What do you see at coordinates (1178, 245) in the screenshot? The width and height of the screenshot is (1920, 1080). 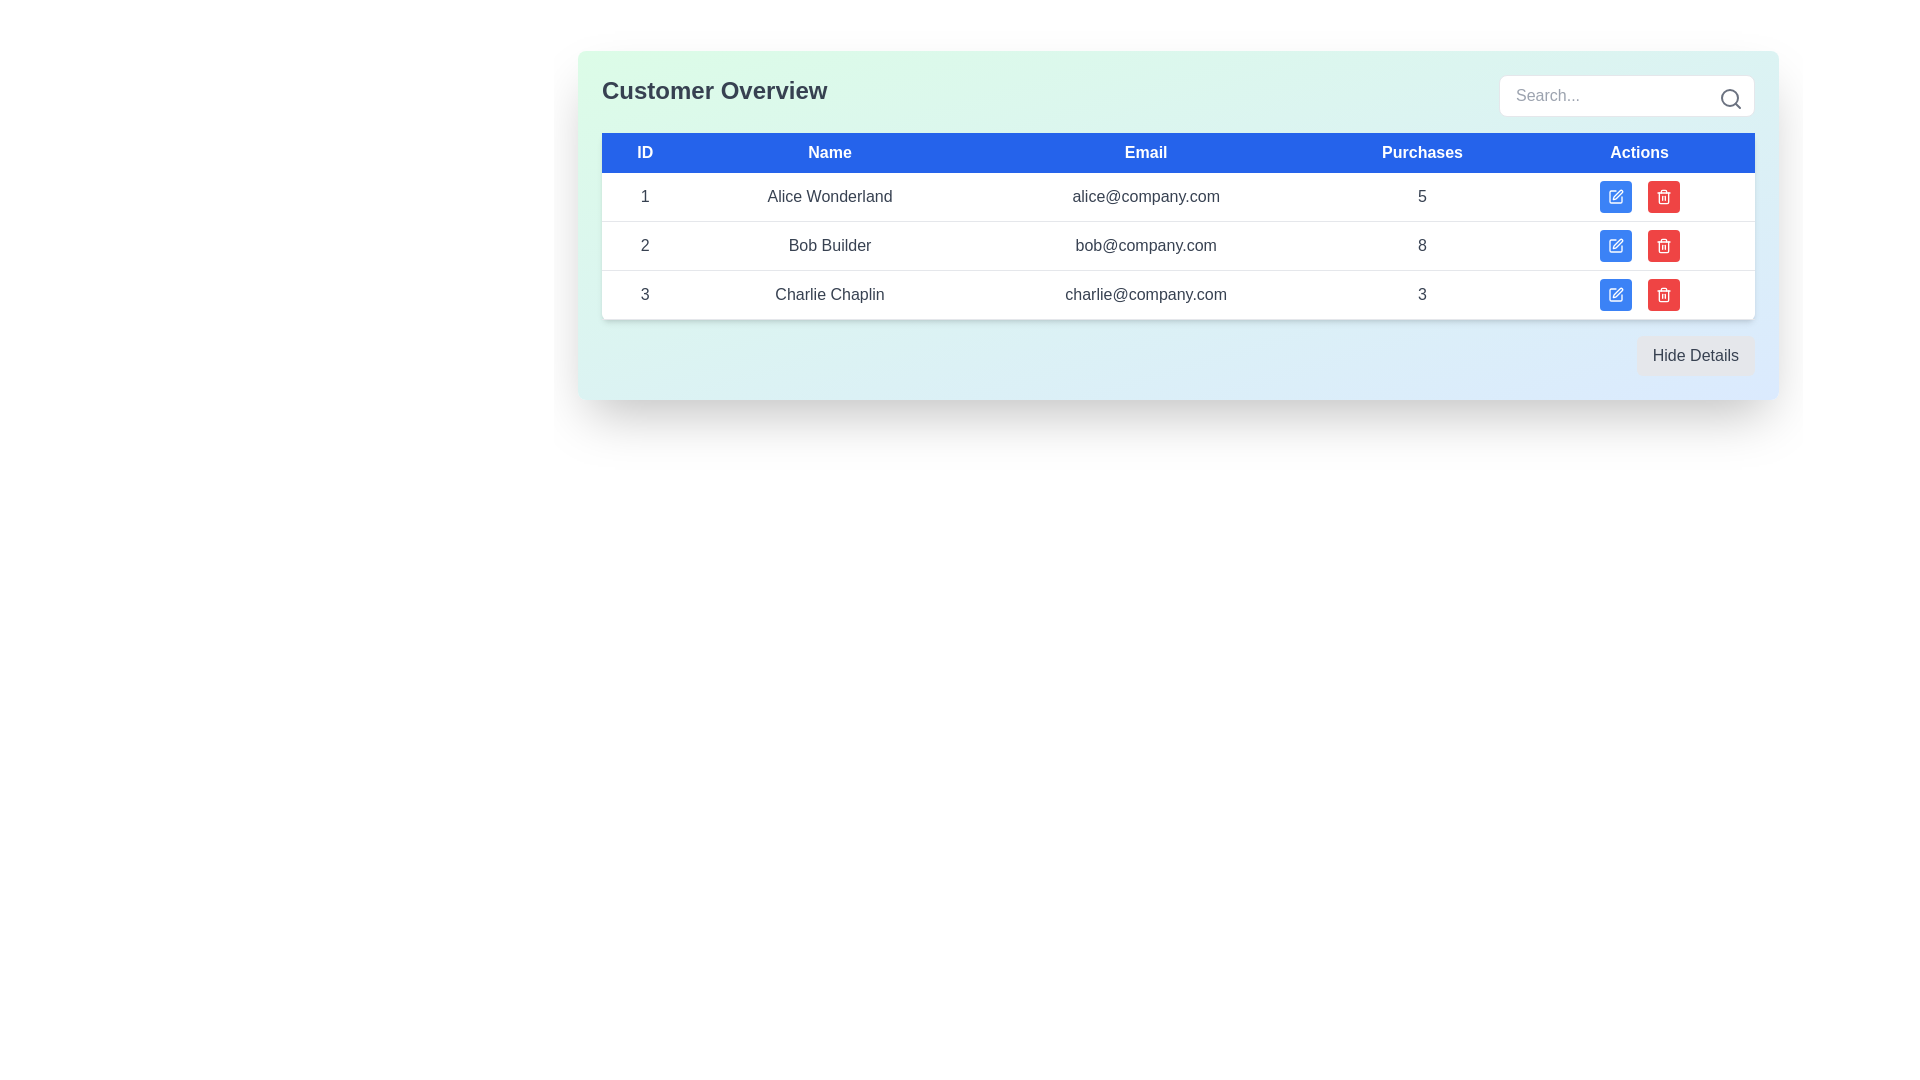 I see `the second row in the customer data table containing ID '2', name 'Bob Builder', email 'bob@company.com', and 8 purchases` at bounding box center [1178, 245].